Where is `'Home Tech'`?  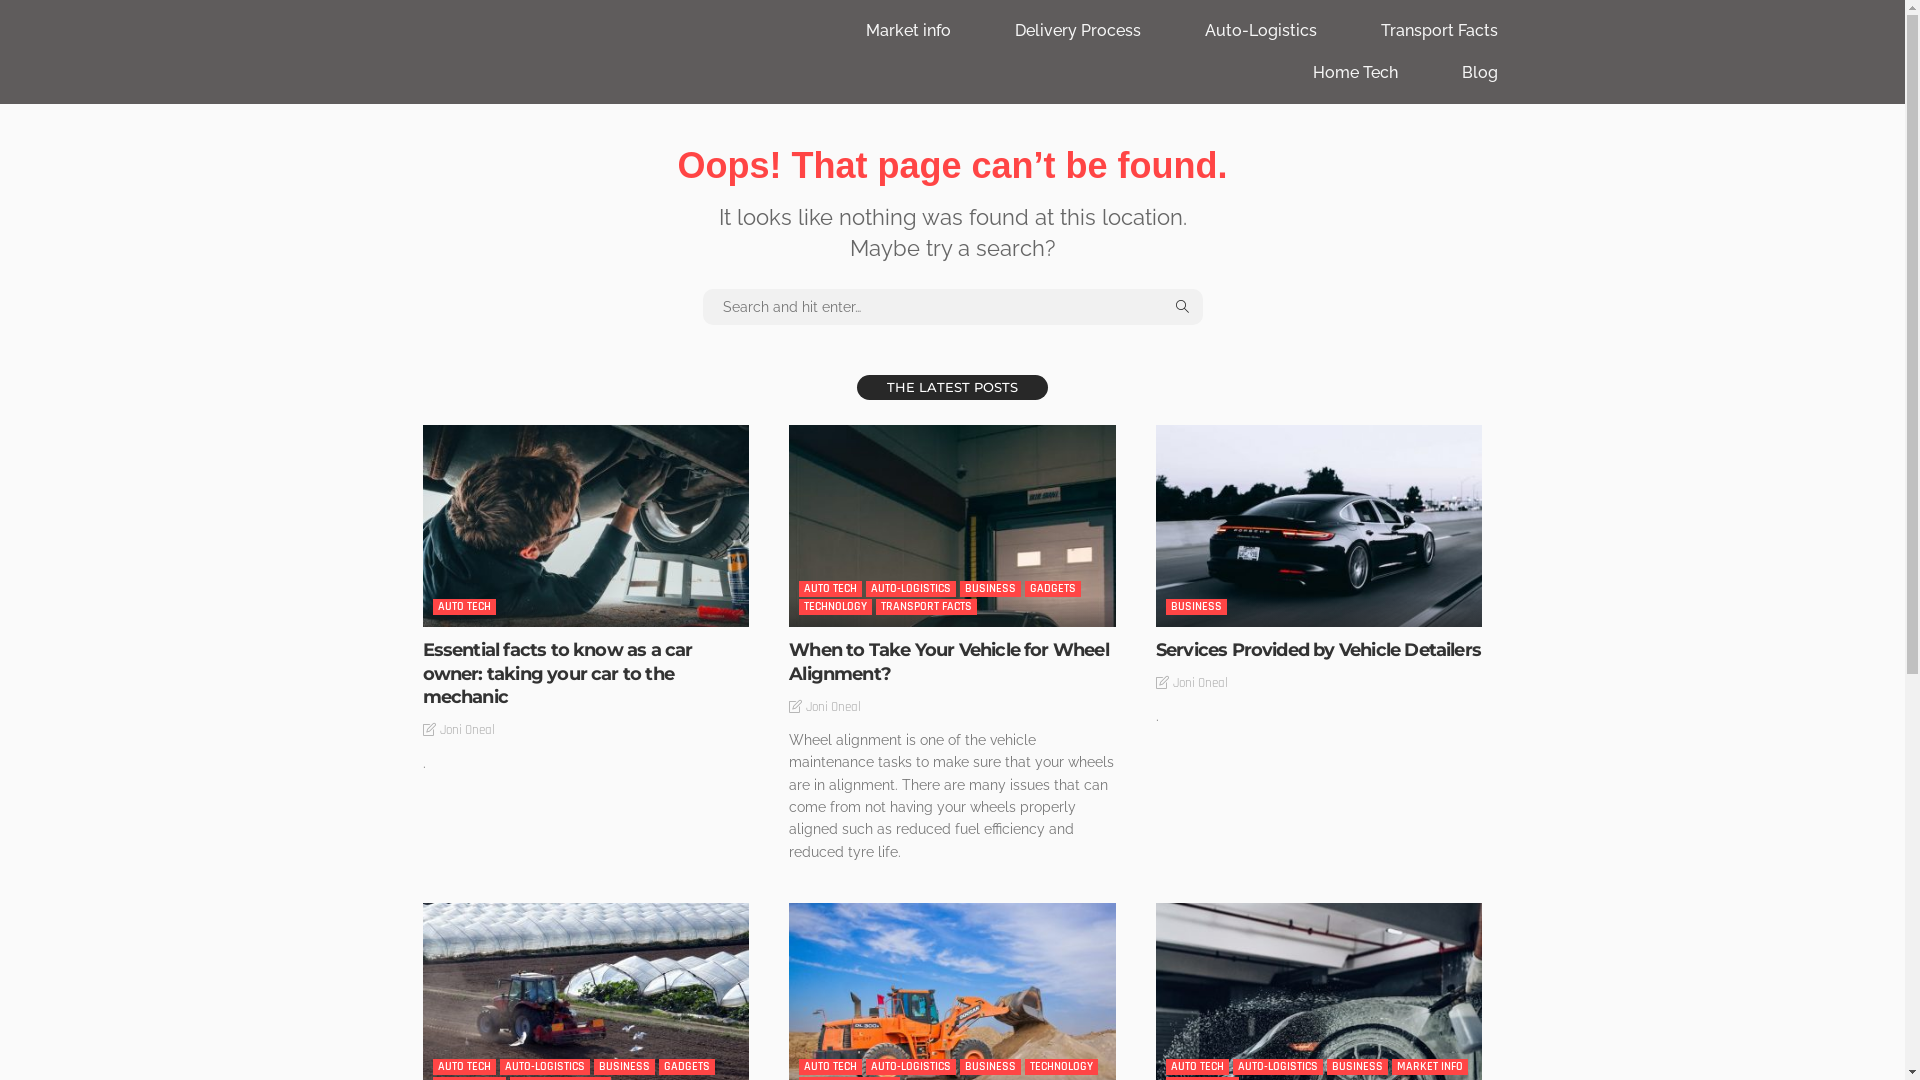
'Home Tech' is located at coordinates (1354, 72).